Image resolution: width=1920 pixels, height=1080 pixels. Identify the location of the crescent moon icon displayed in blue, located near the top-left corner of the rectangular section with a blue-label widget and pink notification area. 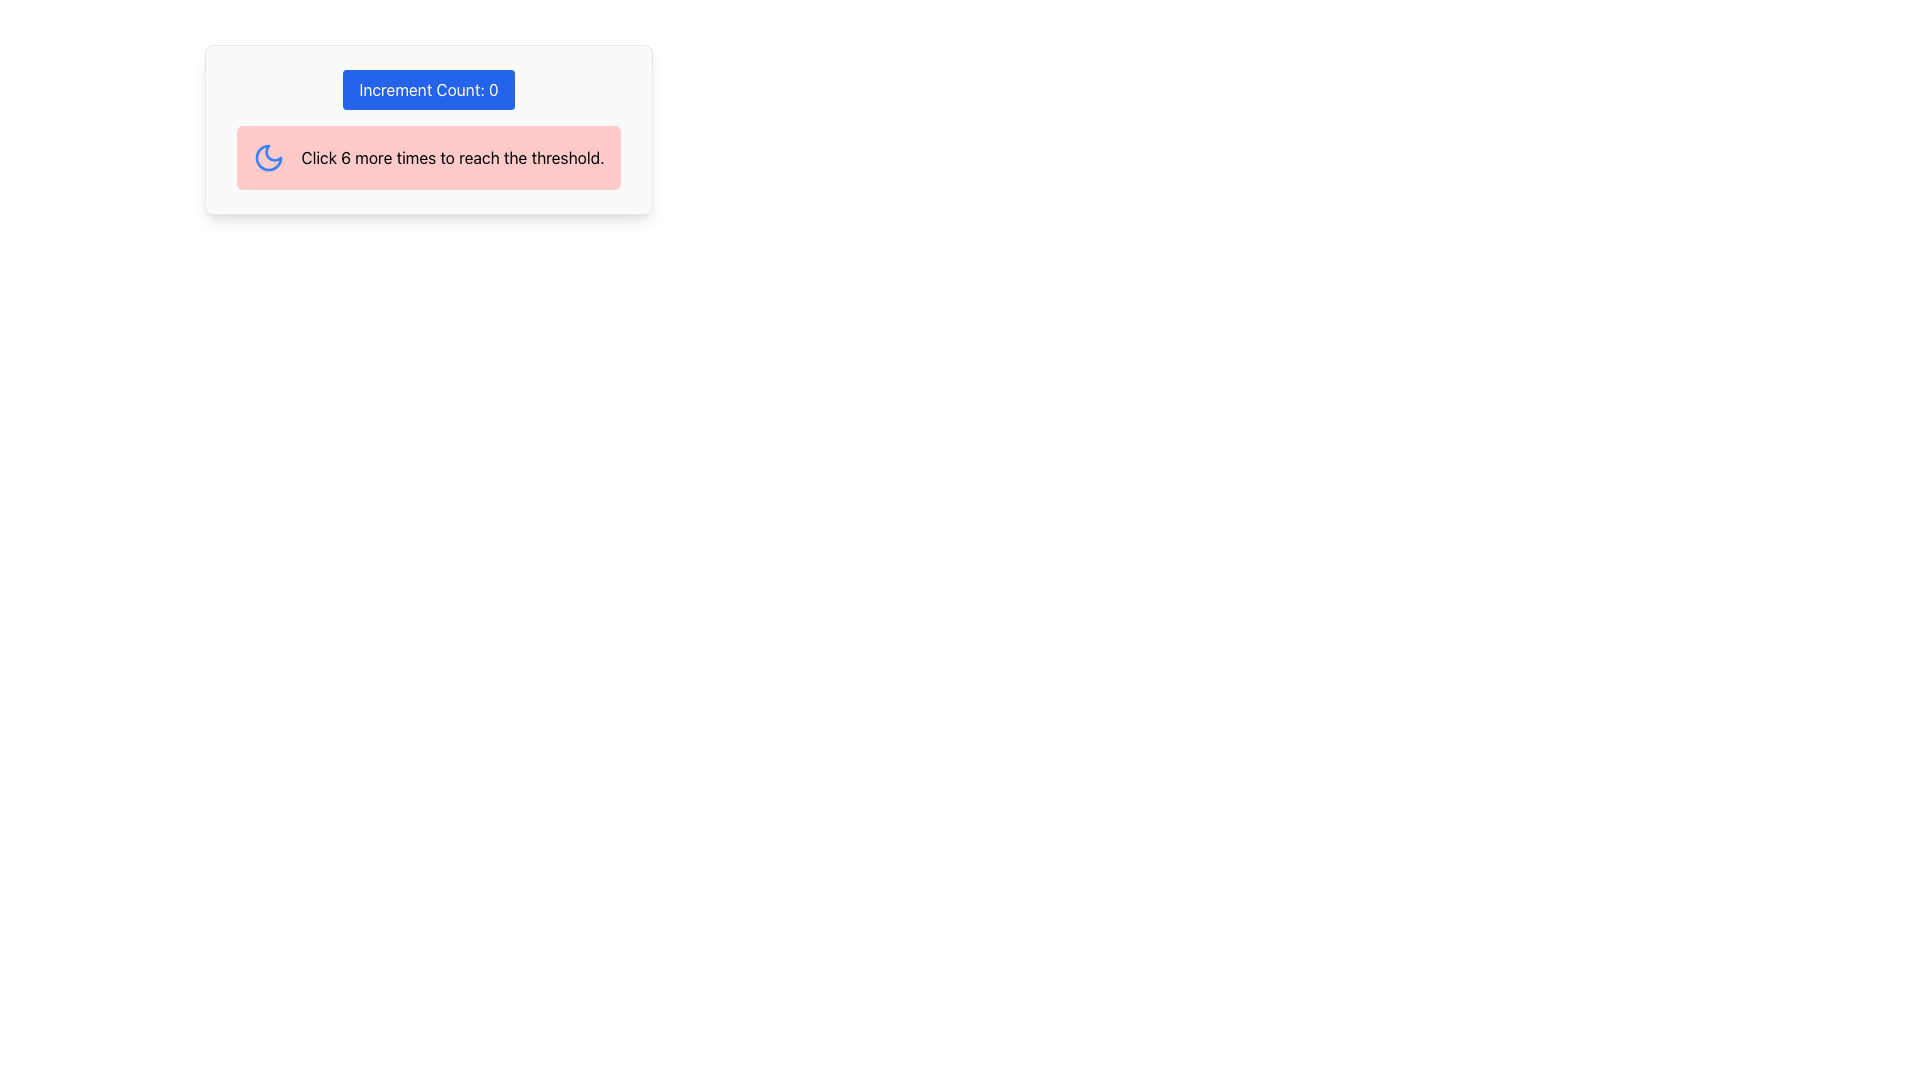
(268, 157).